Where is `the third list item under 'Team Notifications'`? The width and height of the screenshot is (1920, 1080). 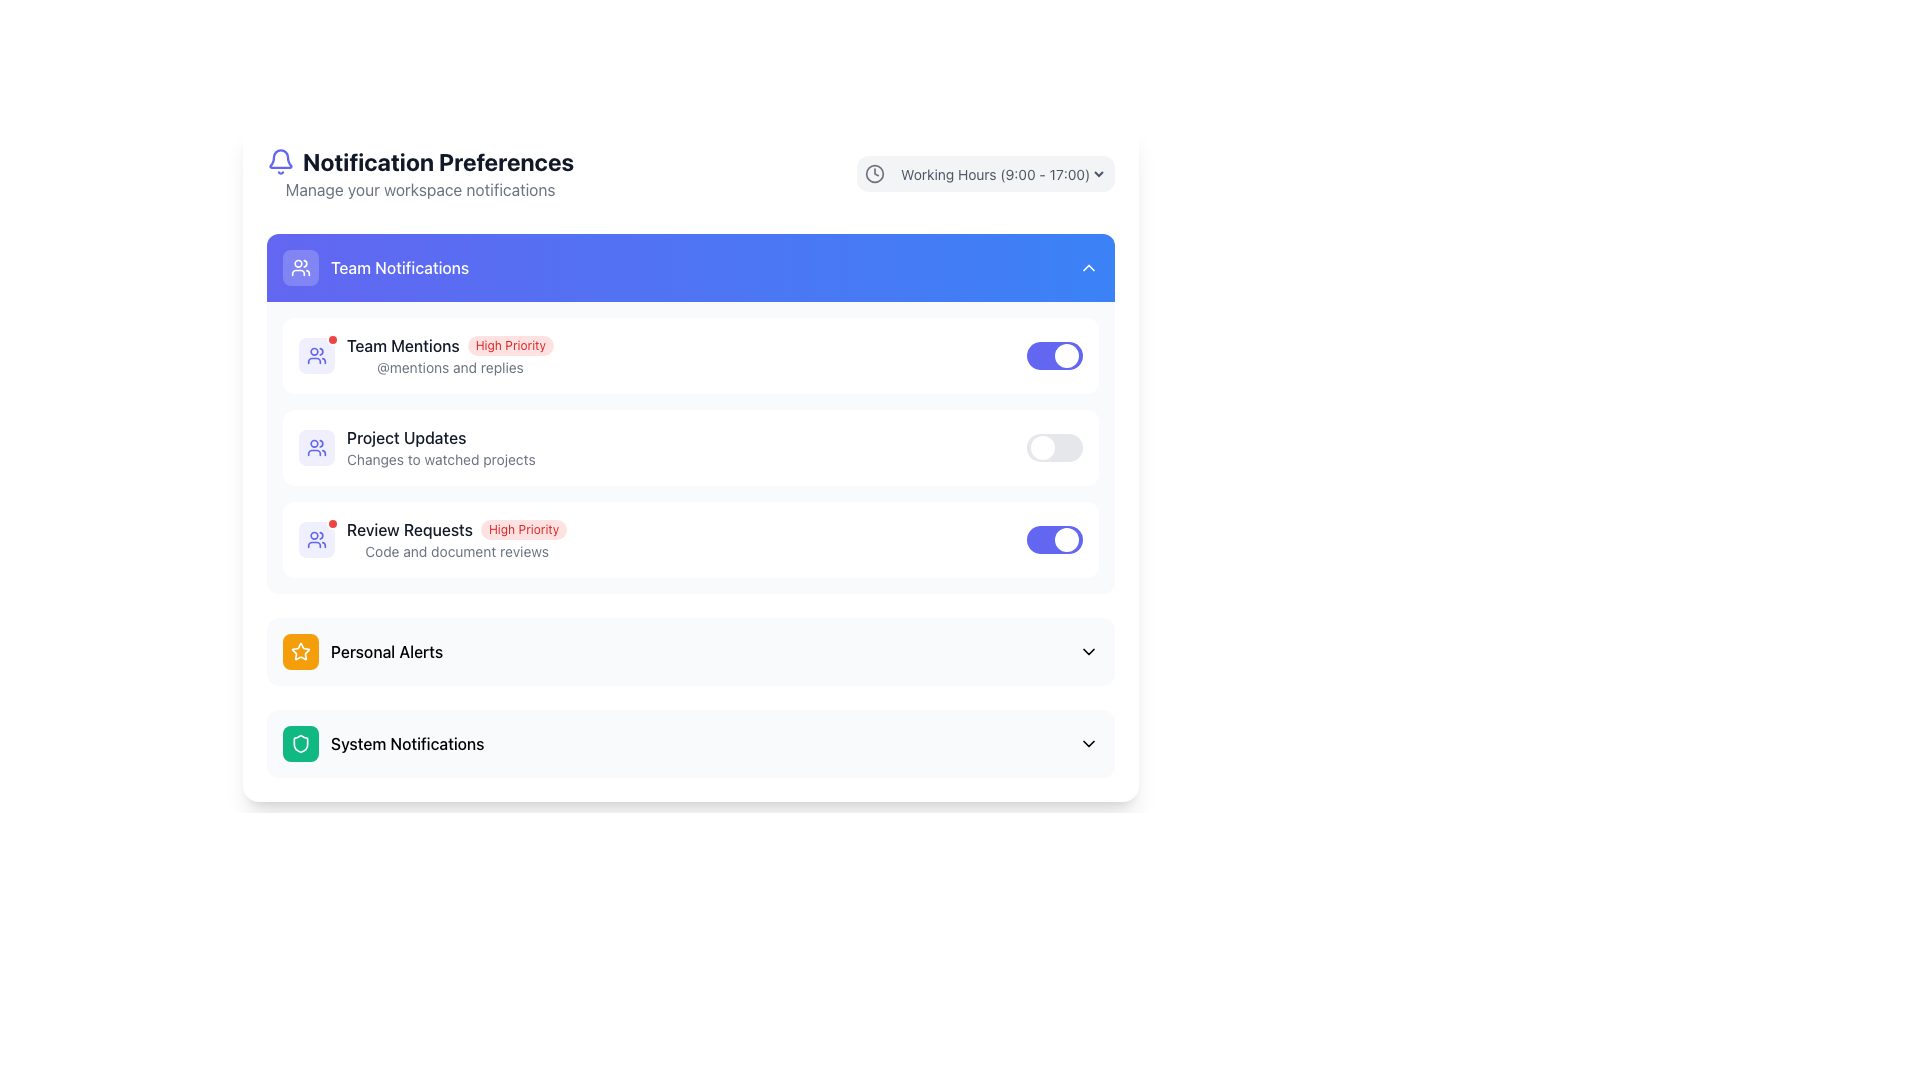 the third list item under 'Team Notifications' is located at coordinates (432, 540).